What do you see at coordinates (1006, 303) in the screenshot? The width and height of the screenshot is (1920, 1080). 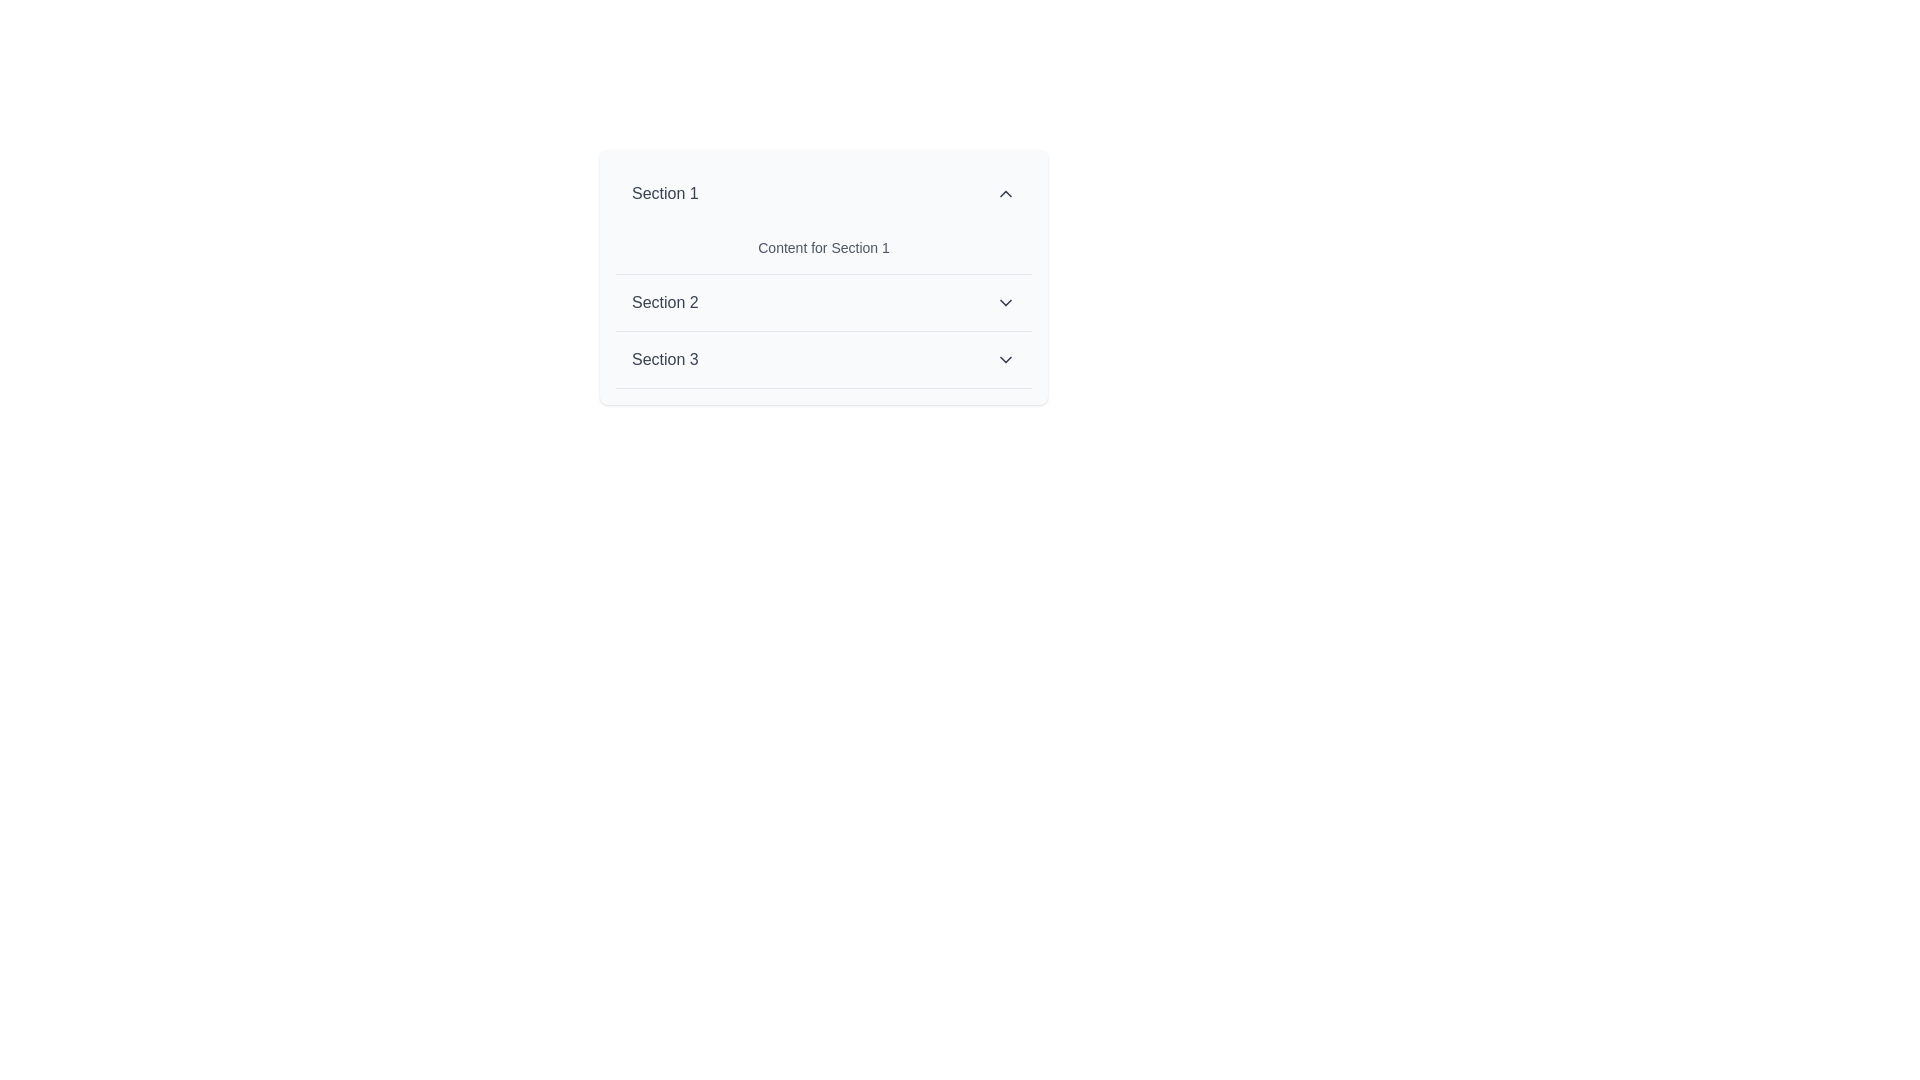 I see `the chevron icon to the right of the 'Section 2' heading` at bounding box center [1006, 303].